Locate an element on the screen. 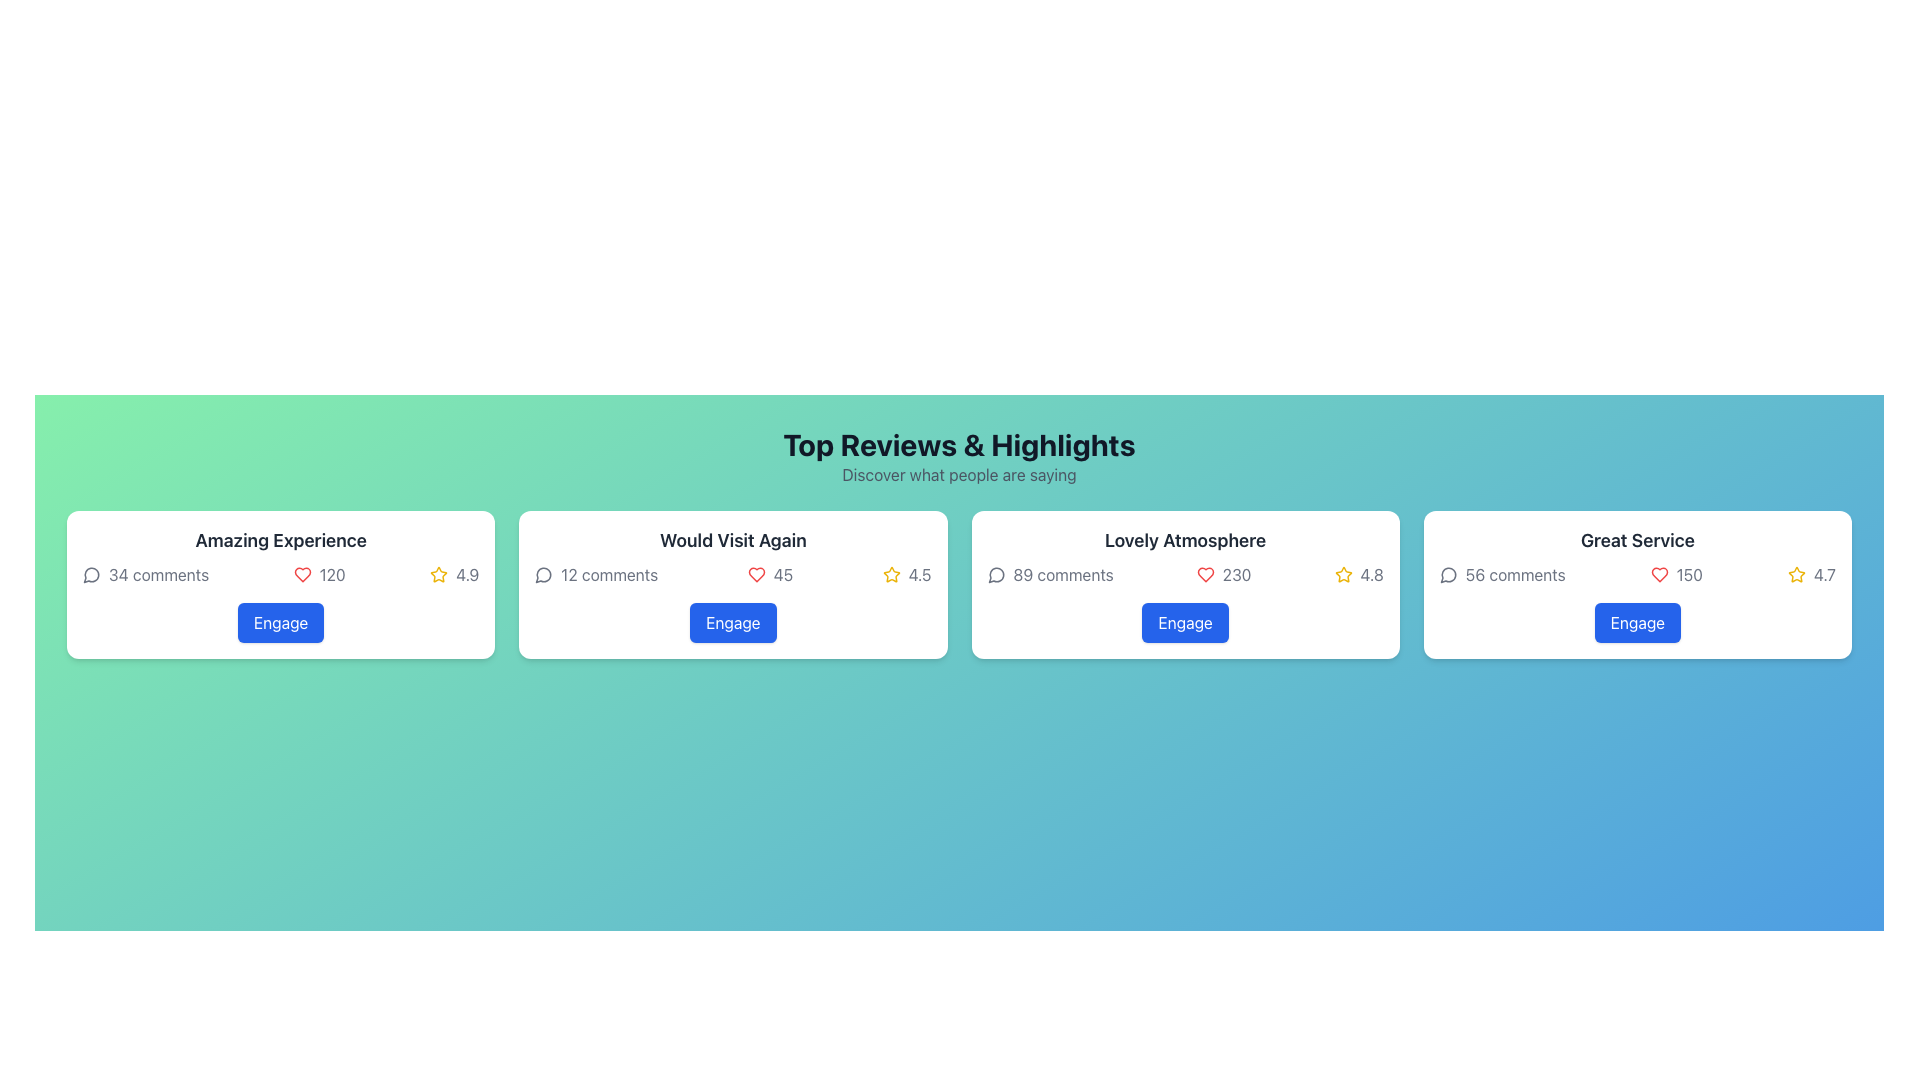 The height and width of the screenshot is (1080, 1920). the blue rounded rectangular button labeled 'Engage' located at the bottom of the card titled 'Would Visit Again' is located at coordinates (732, 622).